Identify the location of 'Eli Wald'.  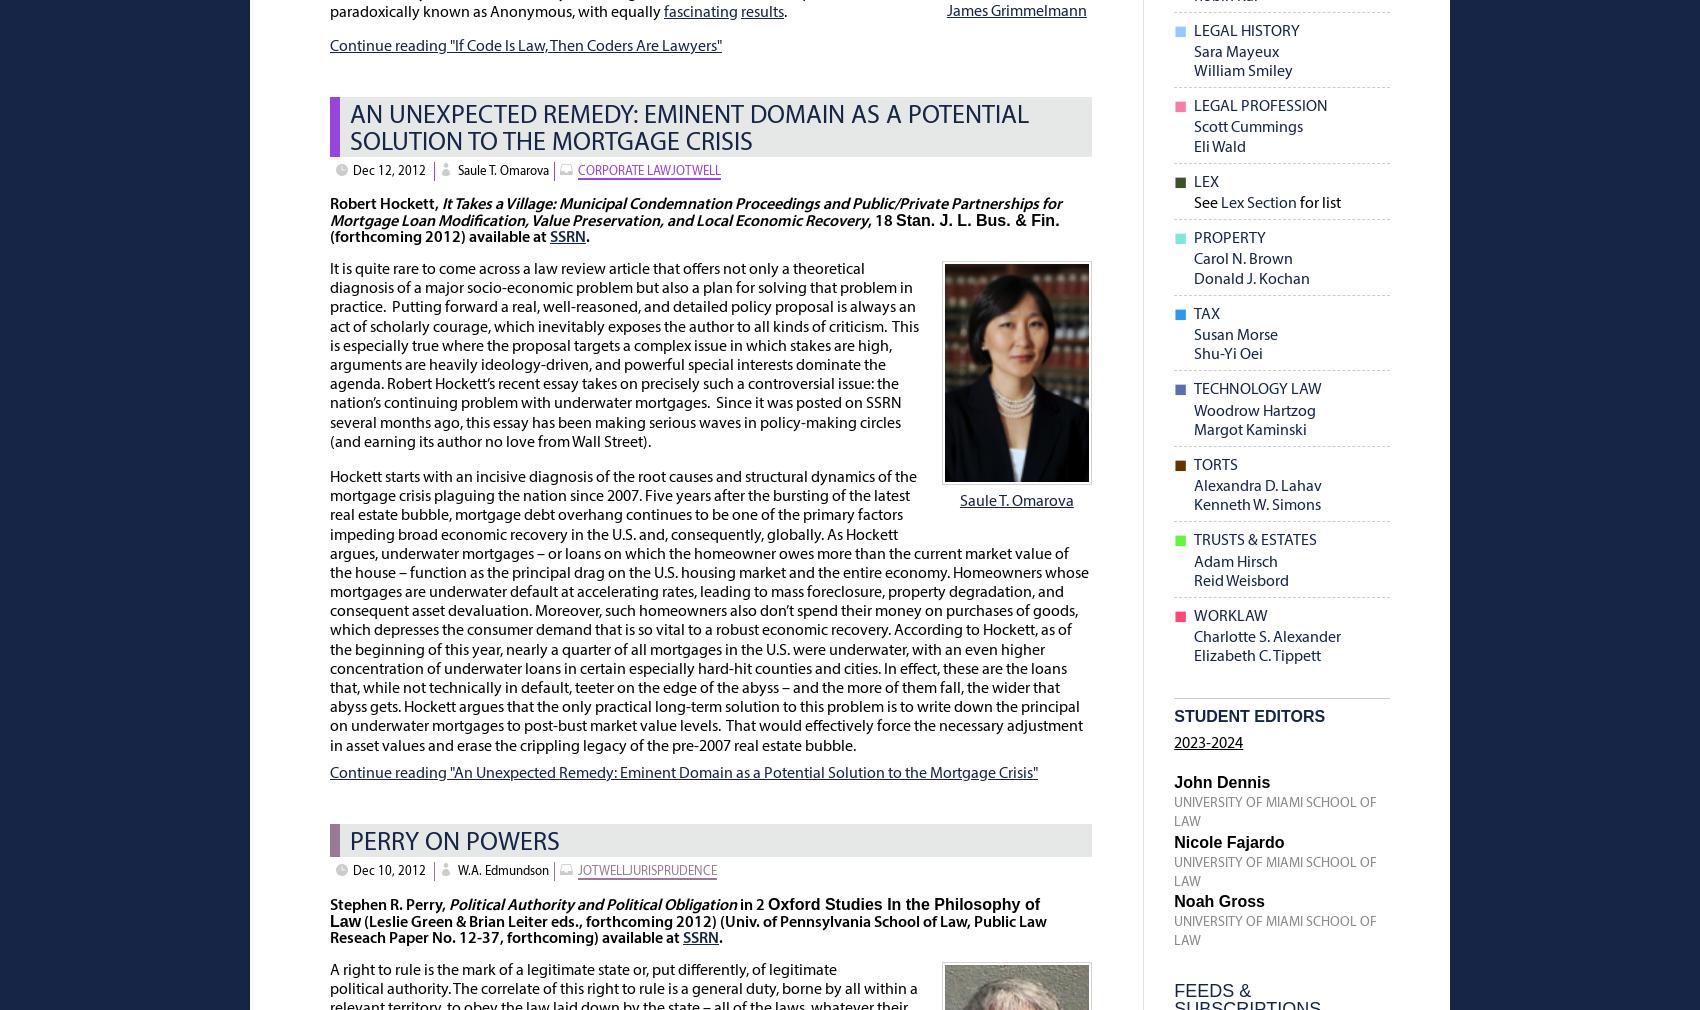
(1218, 145).